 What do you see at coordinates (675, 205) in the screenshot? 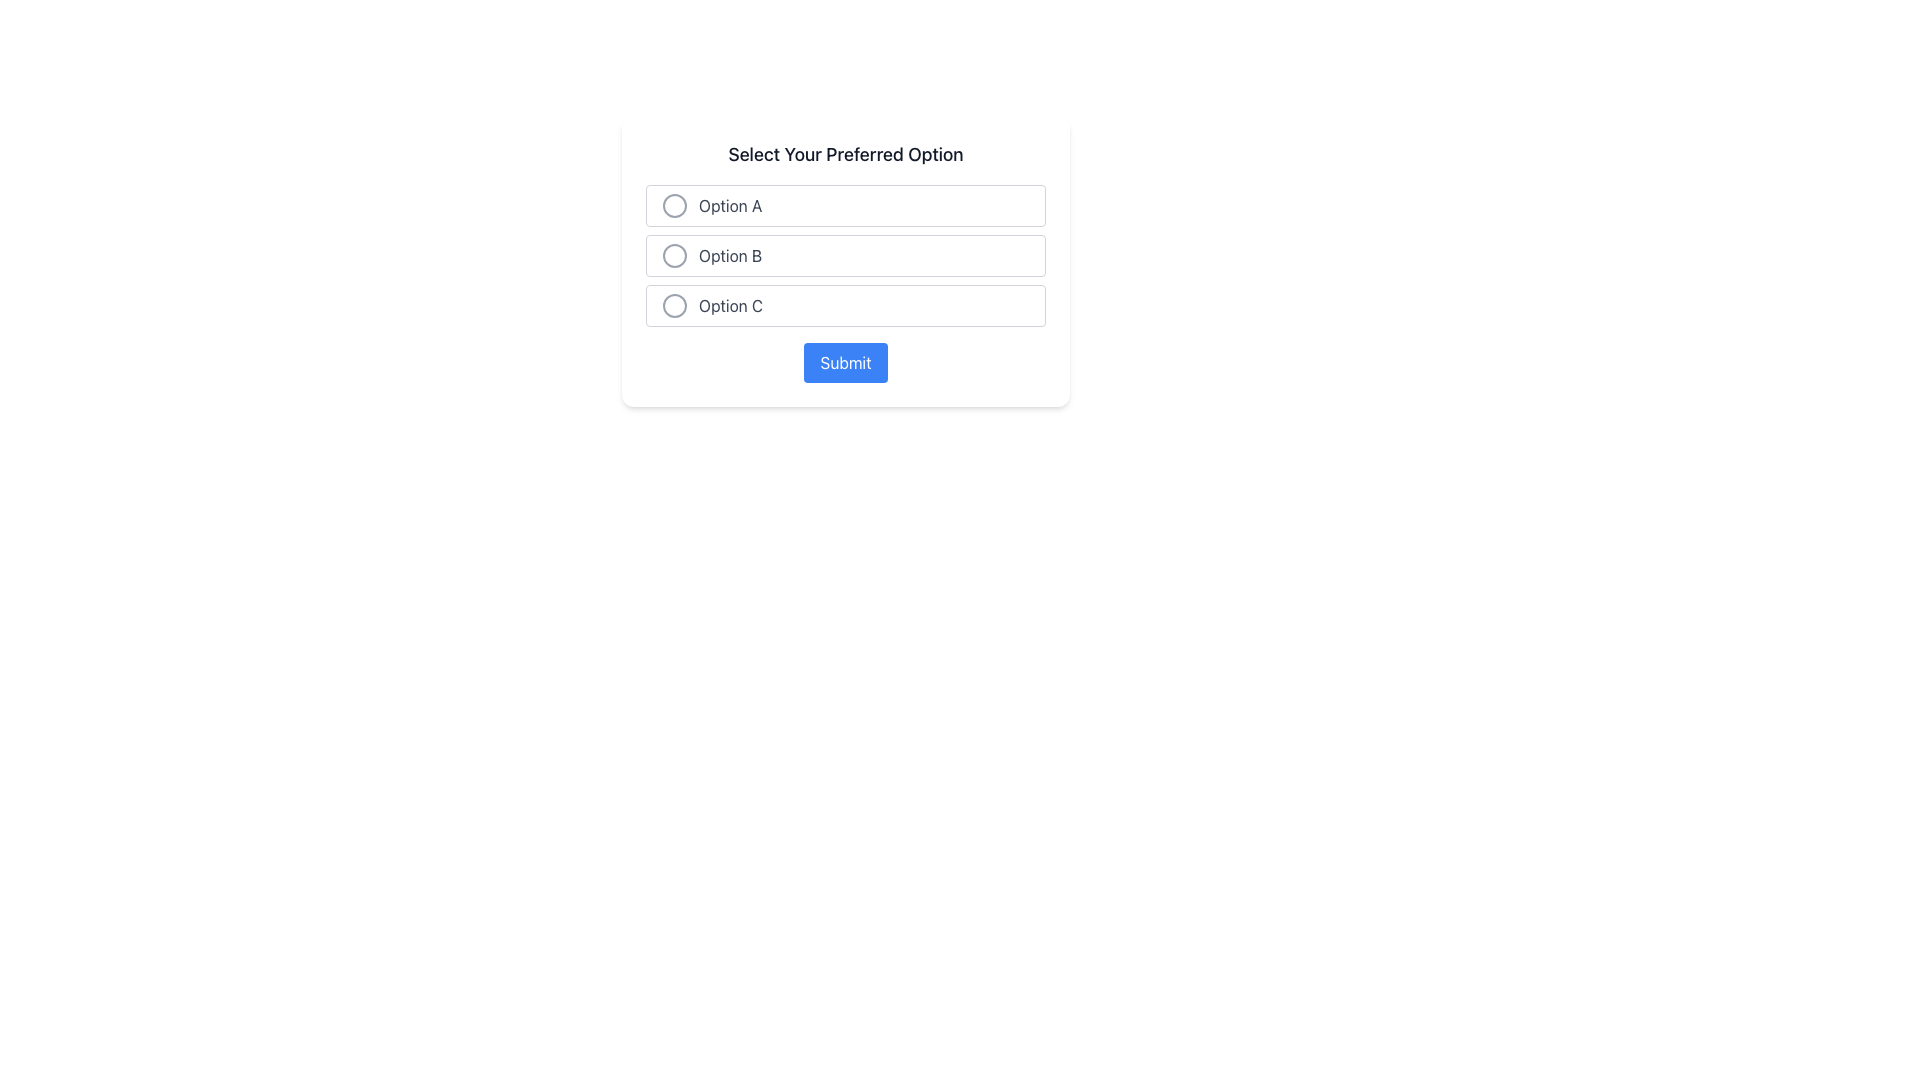
I see `the radio button for 'Option A'` at bounding box center [675, 205].